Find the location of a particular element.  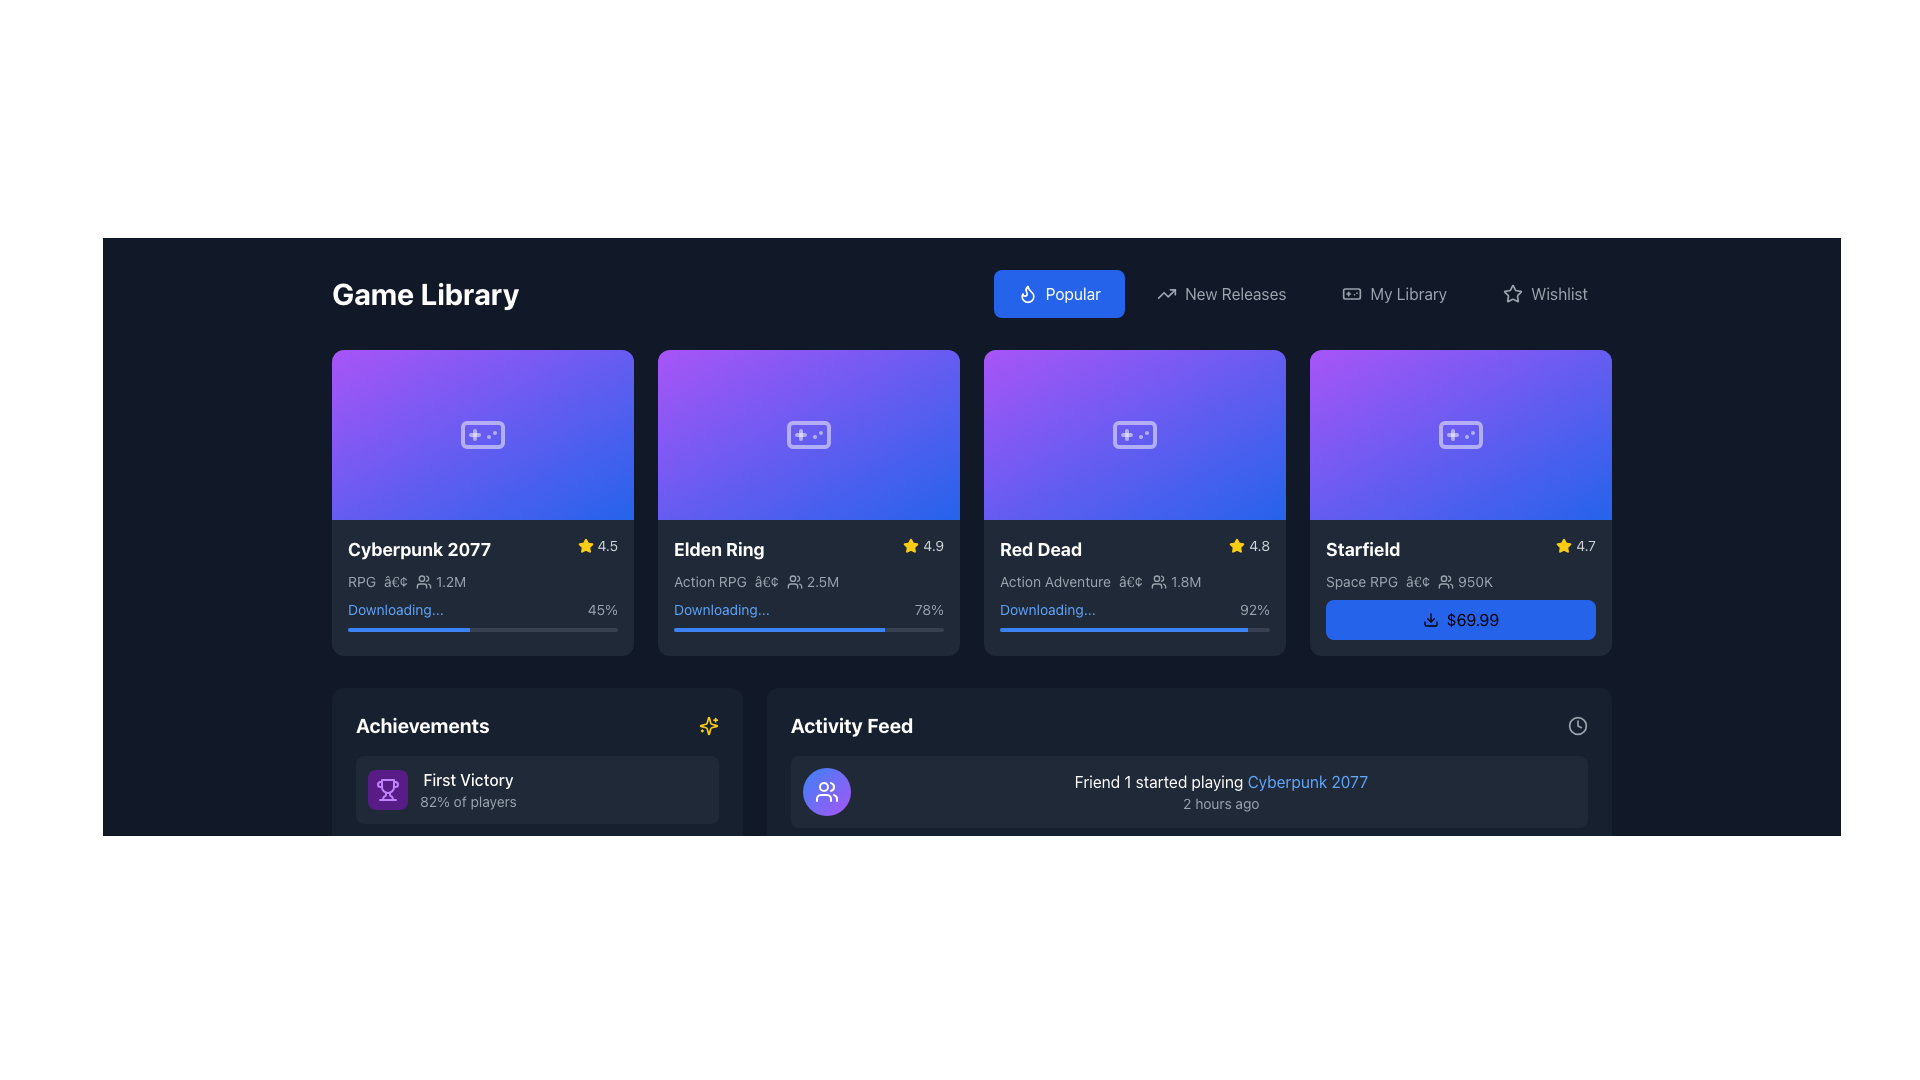

game's name displayed in the Composite content display (title and rating indicator) for the game 'Starfield', located at the topmost part of the fourth content card in the game's listing is located at coordinates (1460, 548).